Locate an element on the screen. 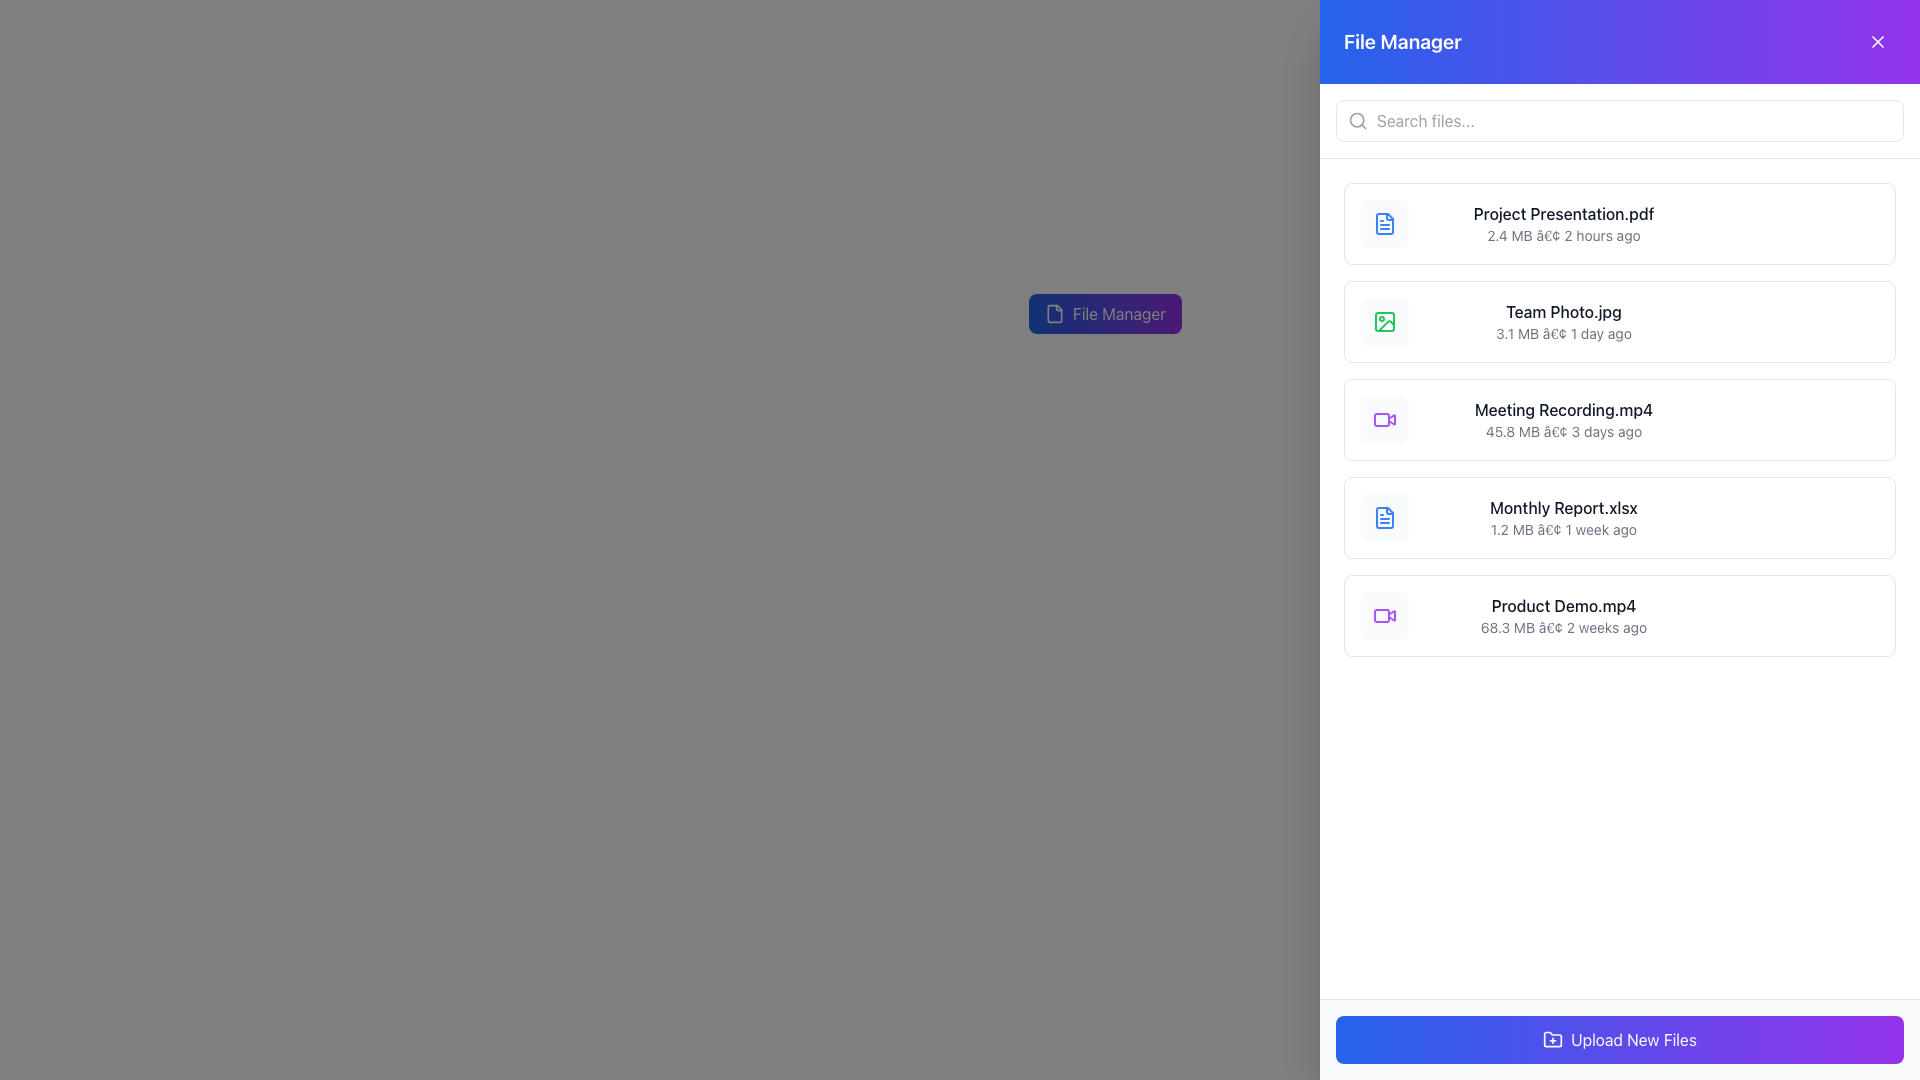 This screenshot has height=1080, width=1920. the document icon located on the leftmost side of the 'File Manager' button is located at coordinates (1054, 313).